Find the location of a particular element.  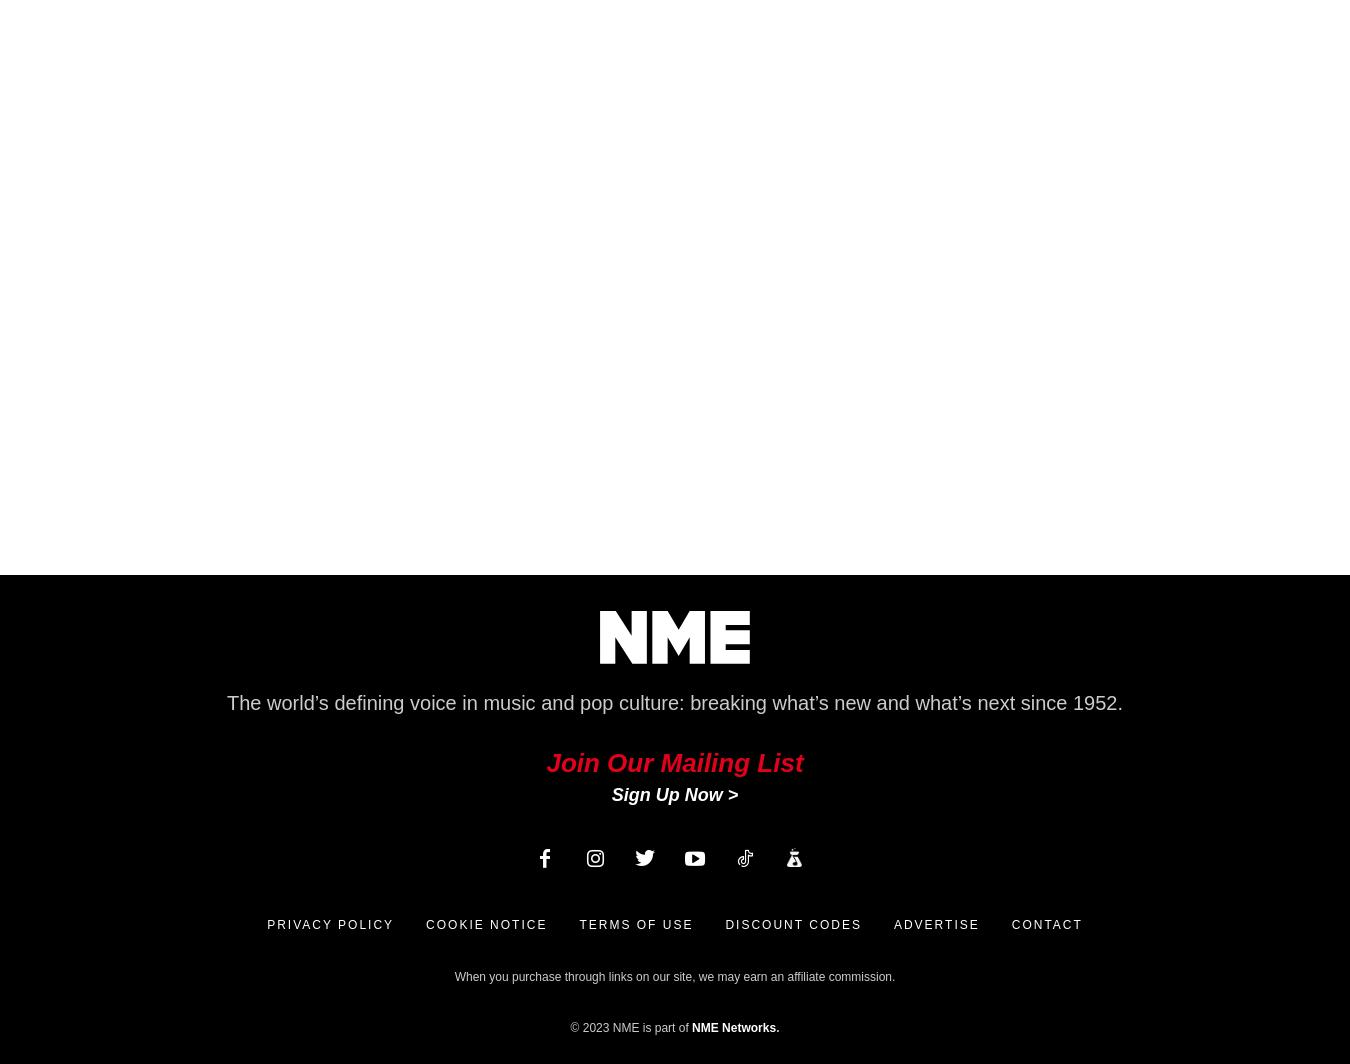

'Advertise' is located at coordinates (934, 925).